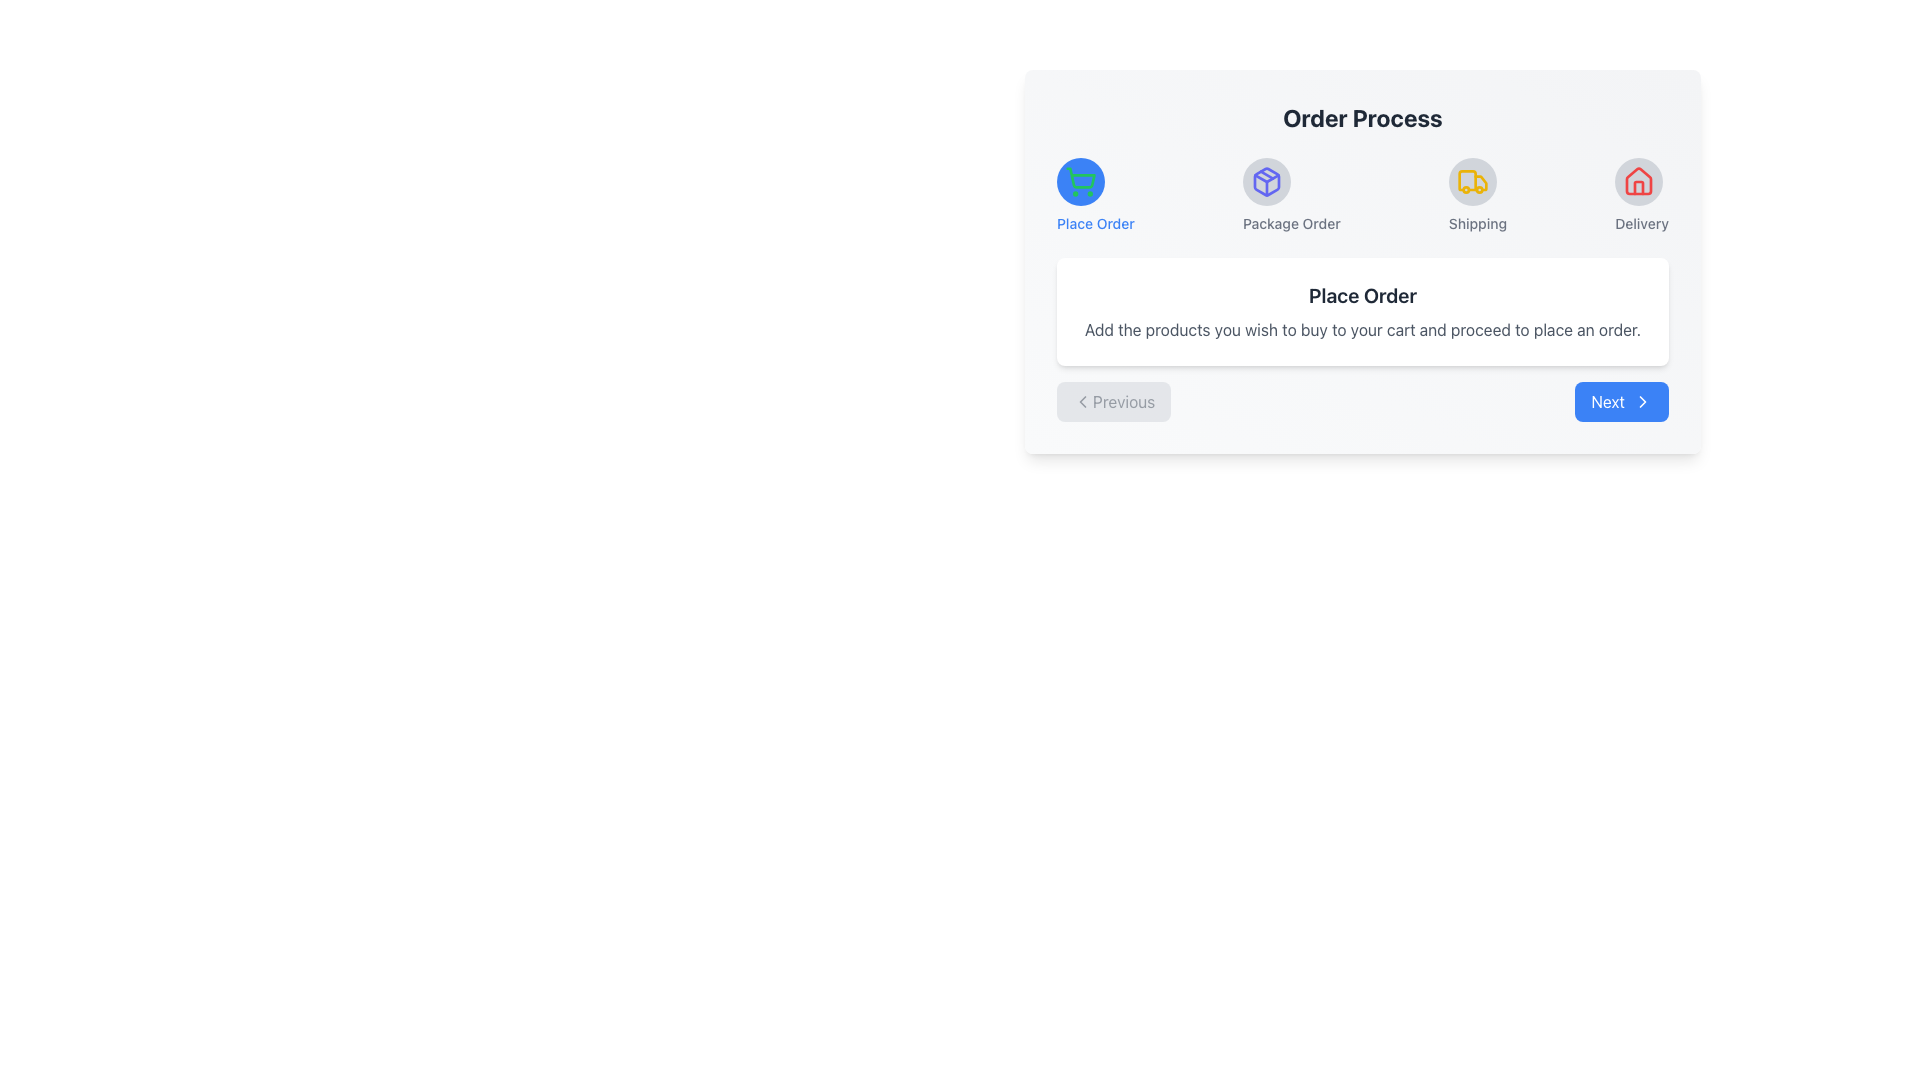  Describe the element at coordinates (1079, 181) in the screenshot. I see `the circular blue button with a green shopping cart icon` at that location.